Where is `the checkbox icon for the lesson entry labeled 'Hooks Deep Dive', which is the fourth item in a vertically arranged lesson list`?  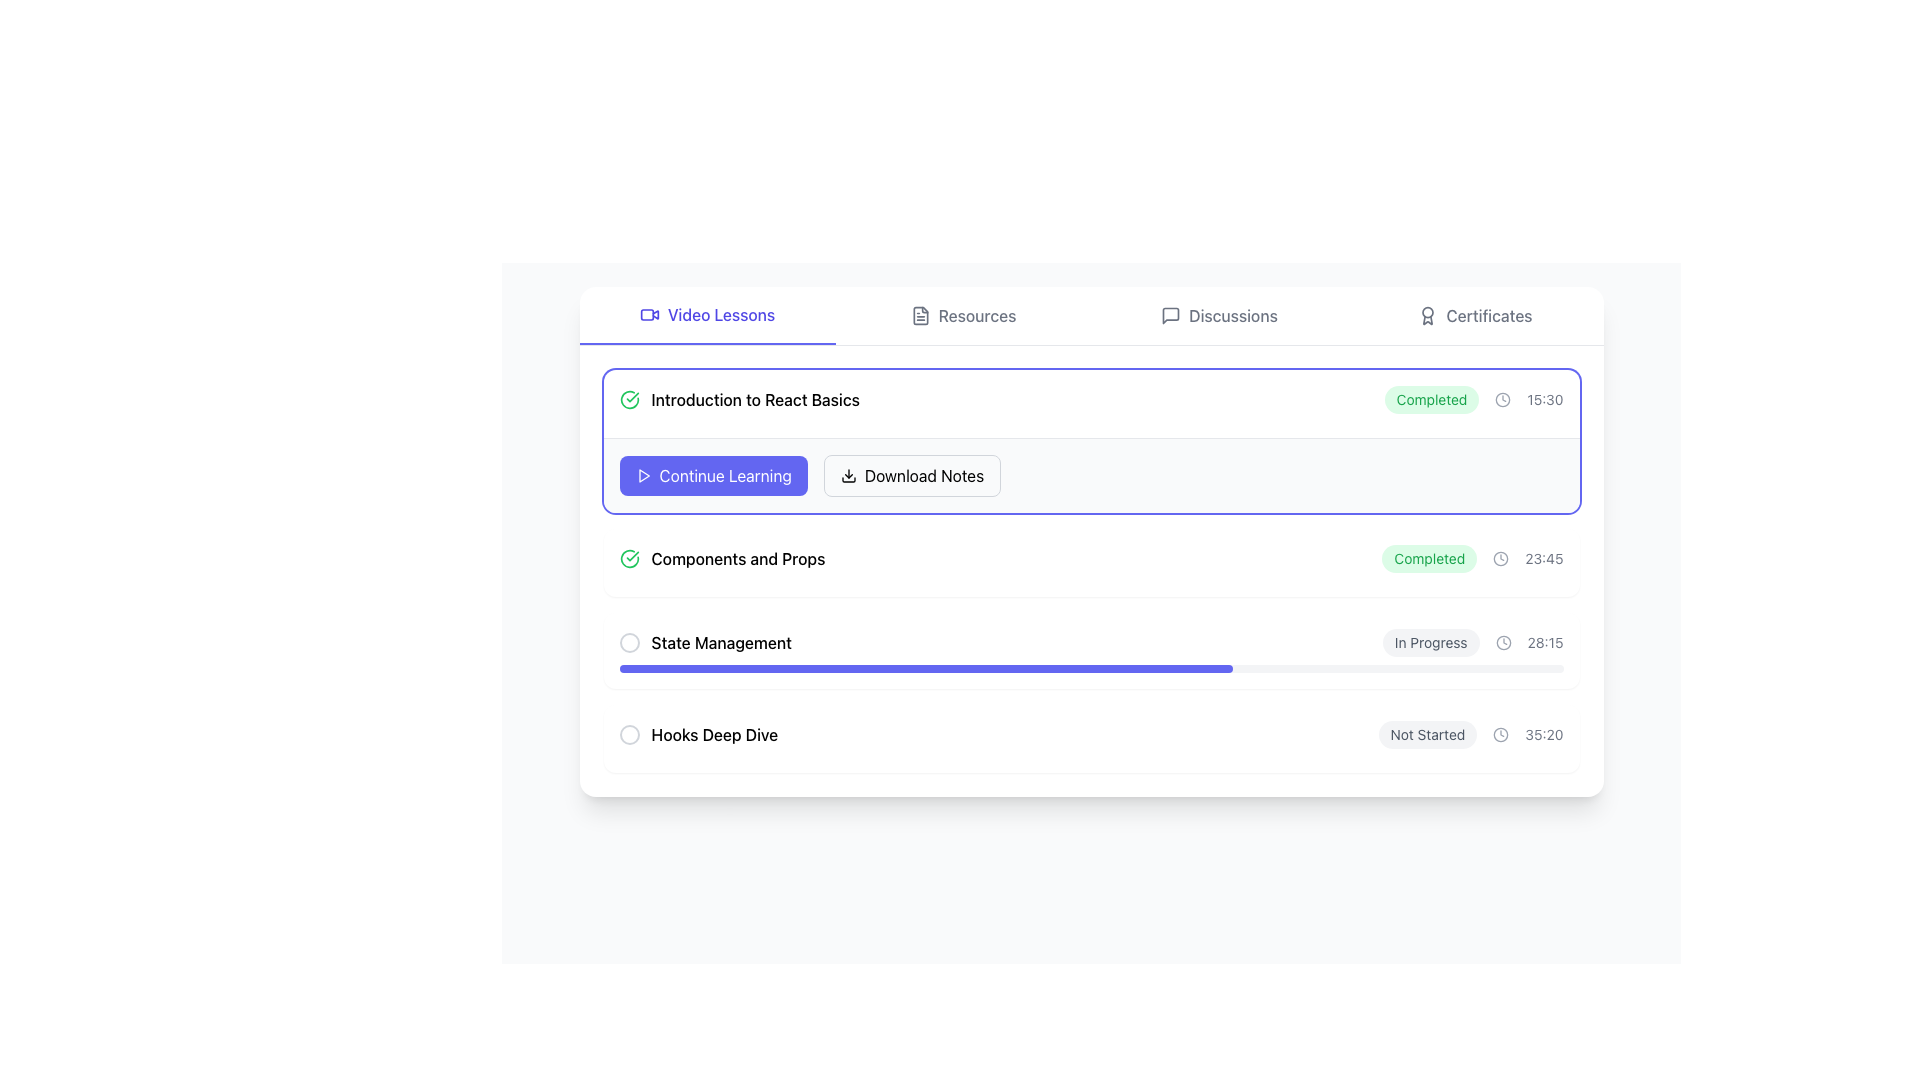
the checkbox icon for the lesson entry labeled 'Hooks Deep Dive', which is the fourth item in a vertically arranged lesson list is located at coordinates (698, 735).